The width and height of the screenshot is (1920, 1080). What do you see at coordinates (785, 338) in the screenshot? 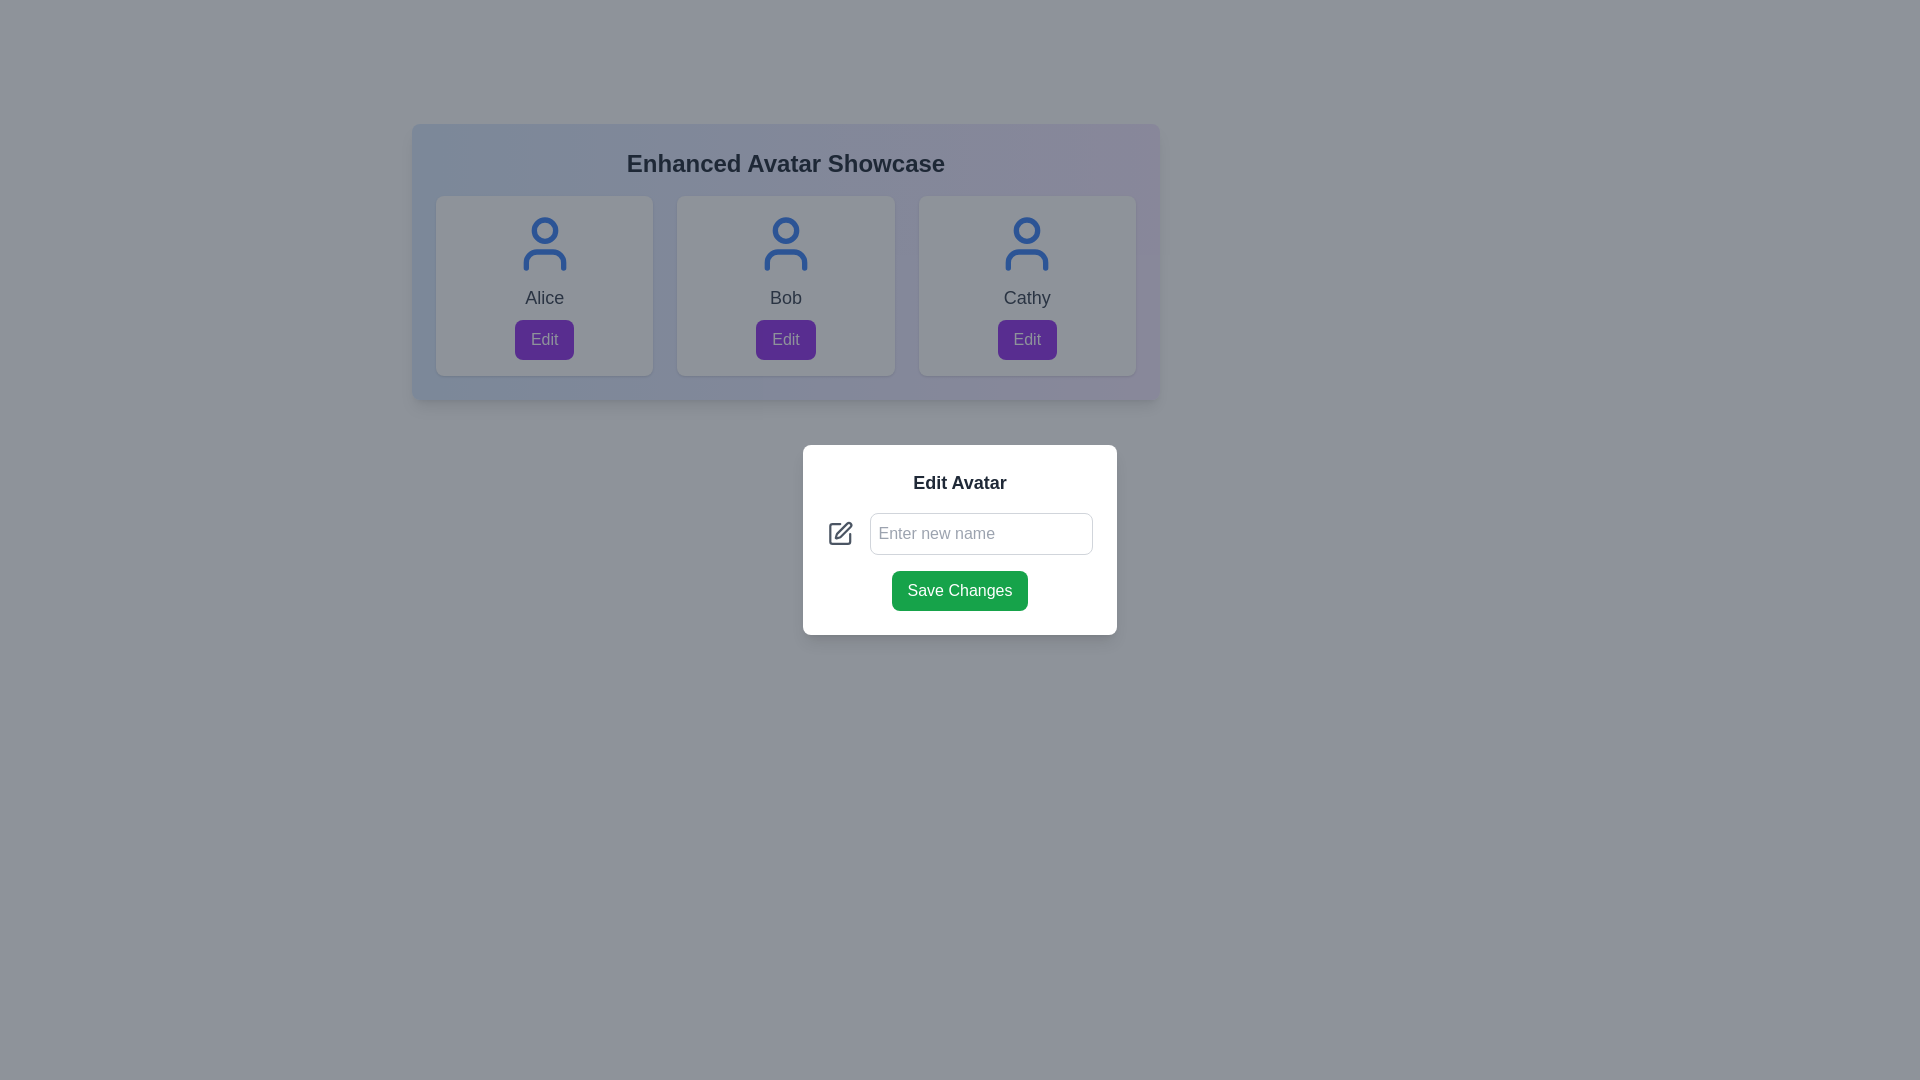
I see `the button that triggers the editing functionality for Bob's profile` at bounding box center [785, 338].